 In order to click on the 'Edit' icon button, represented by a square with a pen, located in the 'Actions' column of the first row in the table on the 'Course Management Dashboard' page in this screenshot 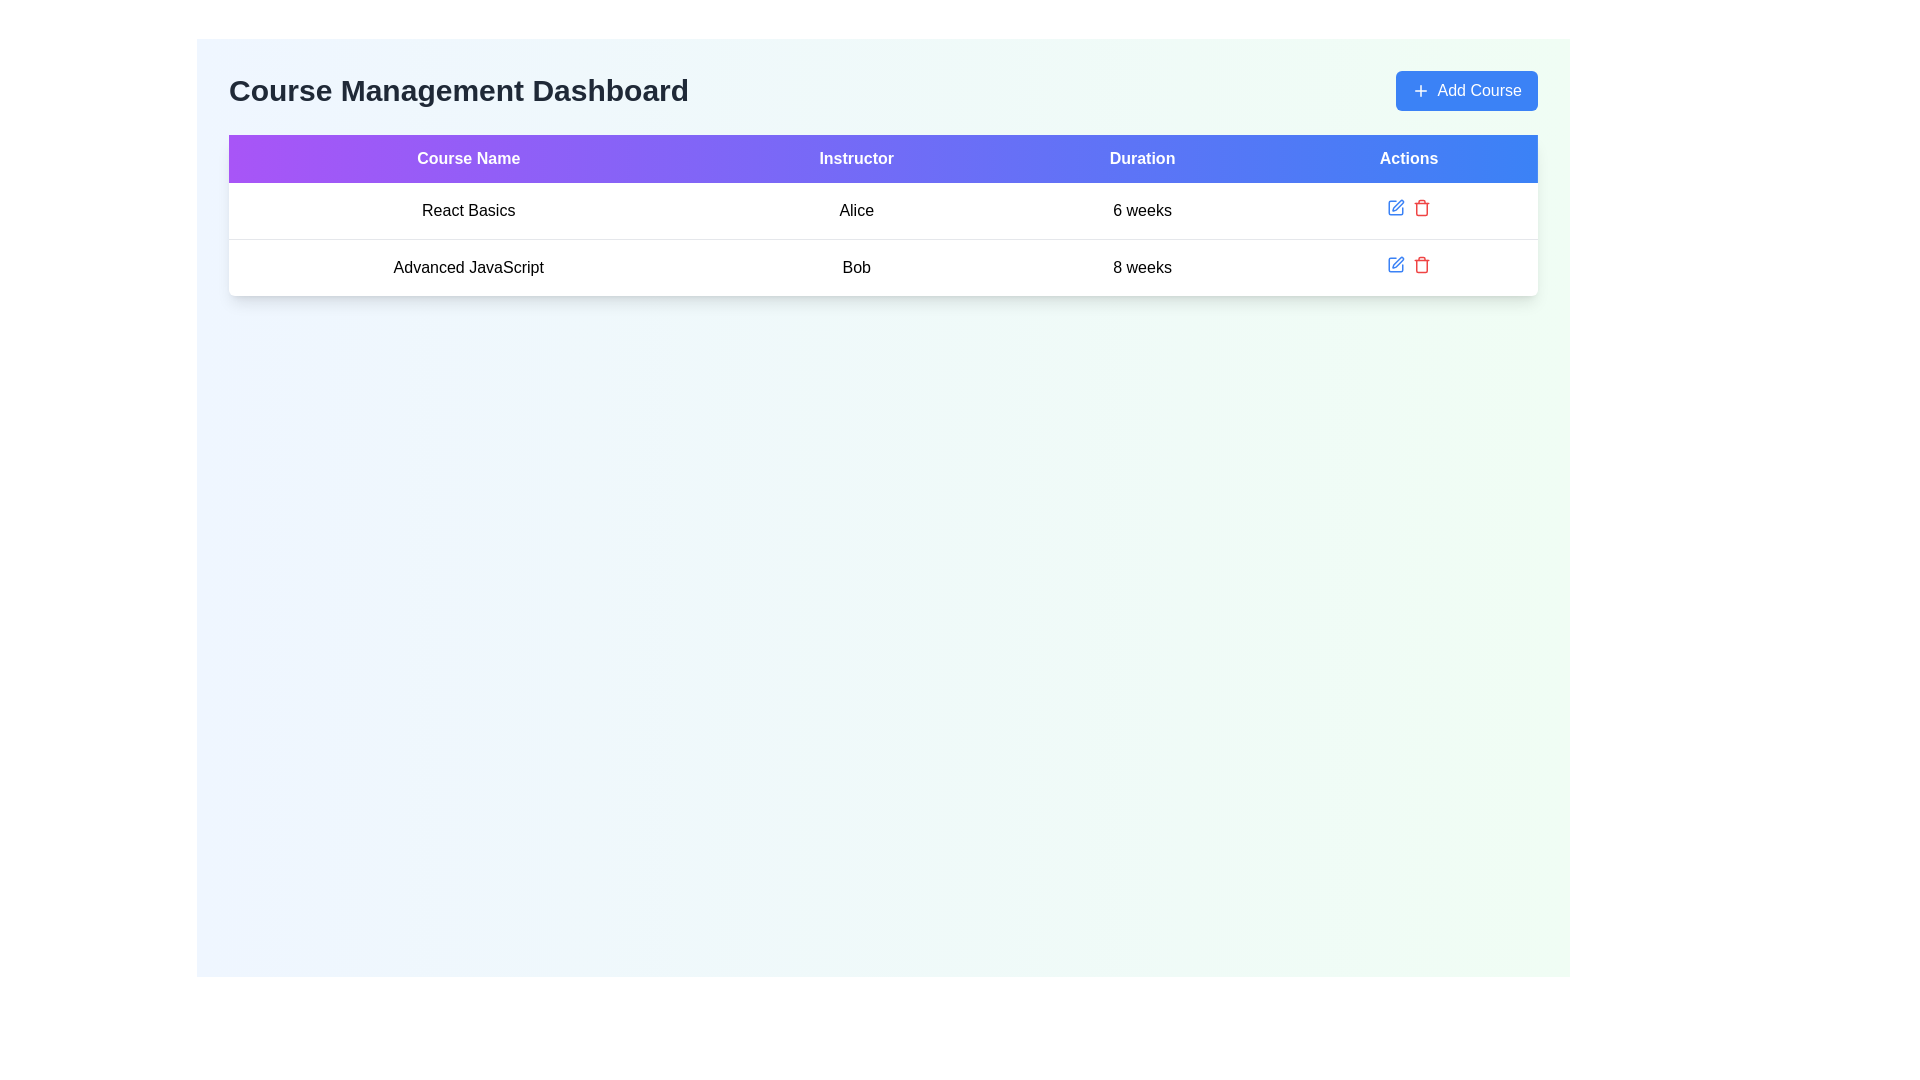, I will do `click(1395, 208)`.